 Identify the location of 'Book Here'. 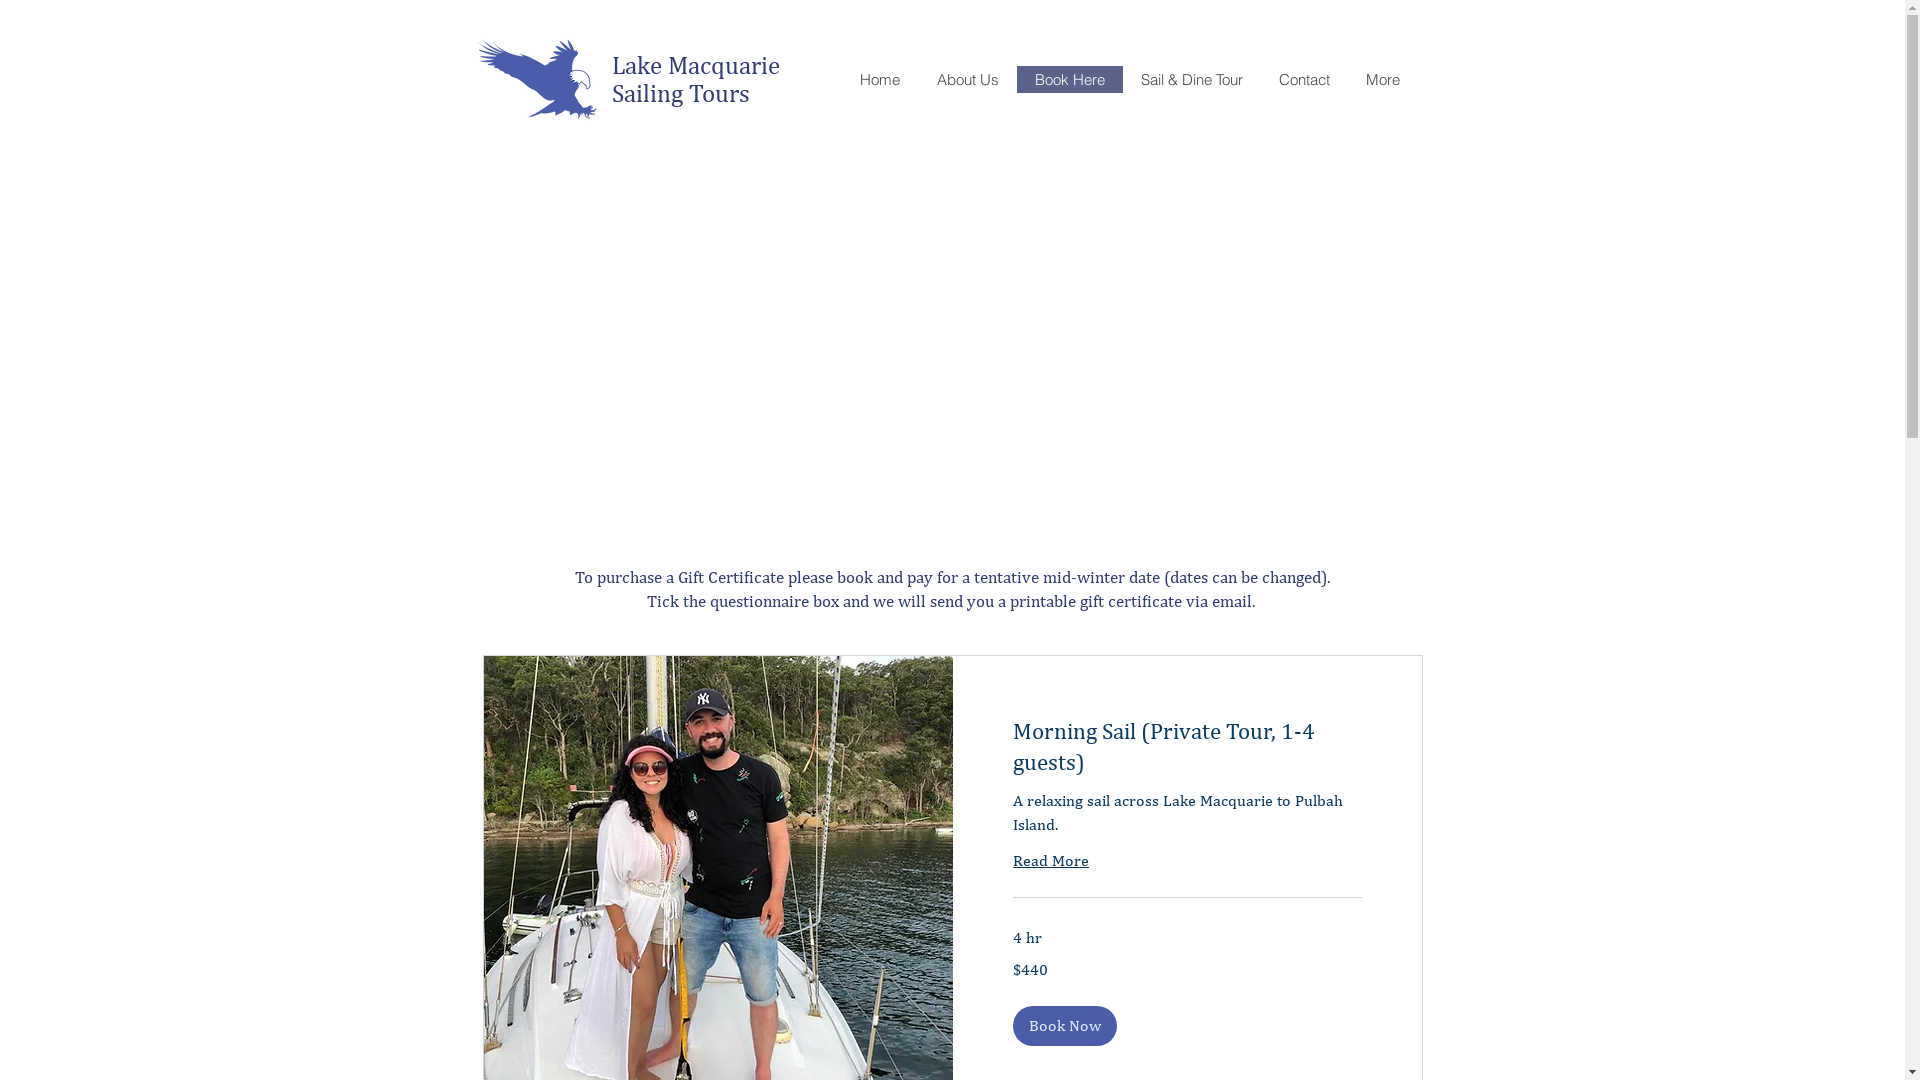
(1068, 78).